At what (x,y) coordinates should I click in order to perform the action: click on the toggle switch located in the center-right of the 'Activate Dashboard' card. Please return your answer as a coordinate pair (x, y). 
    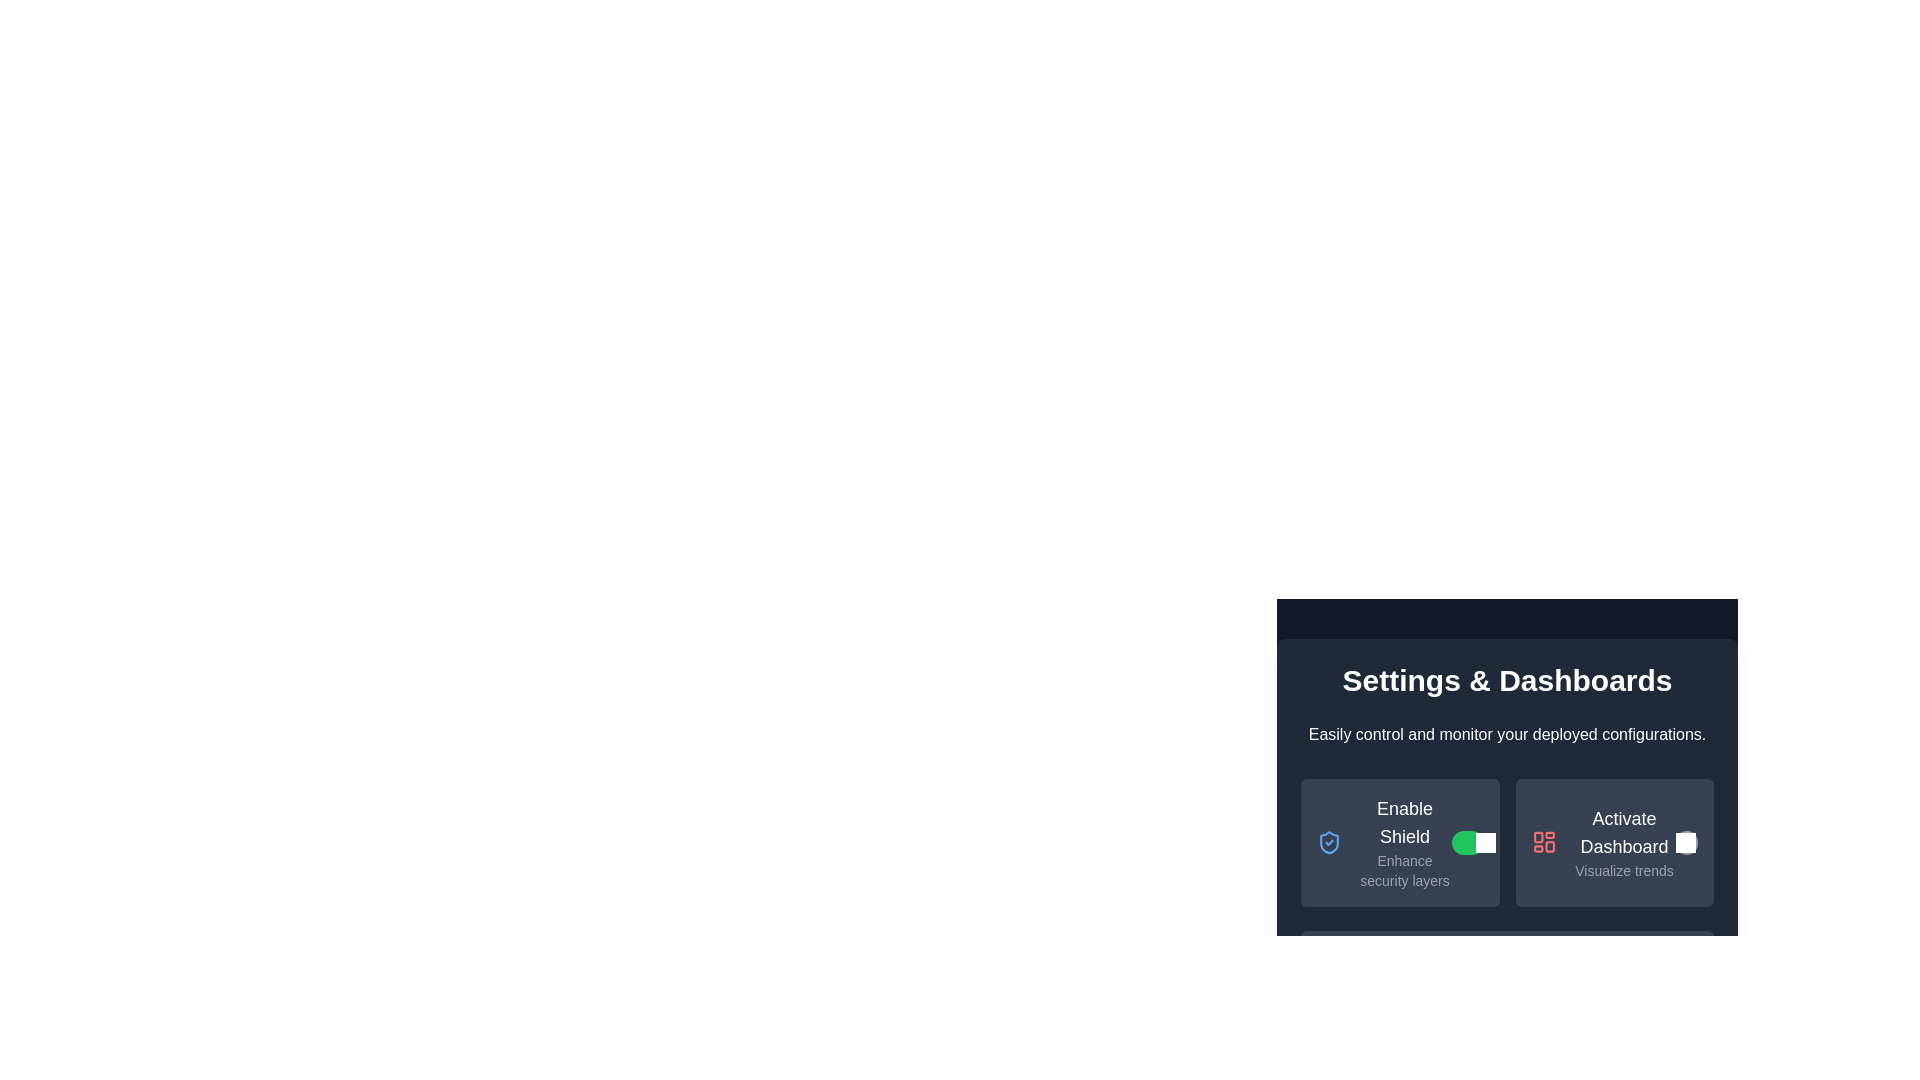
    Looking at the image, I should click on (1685, 843).